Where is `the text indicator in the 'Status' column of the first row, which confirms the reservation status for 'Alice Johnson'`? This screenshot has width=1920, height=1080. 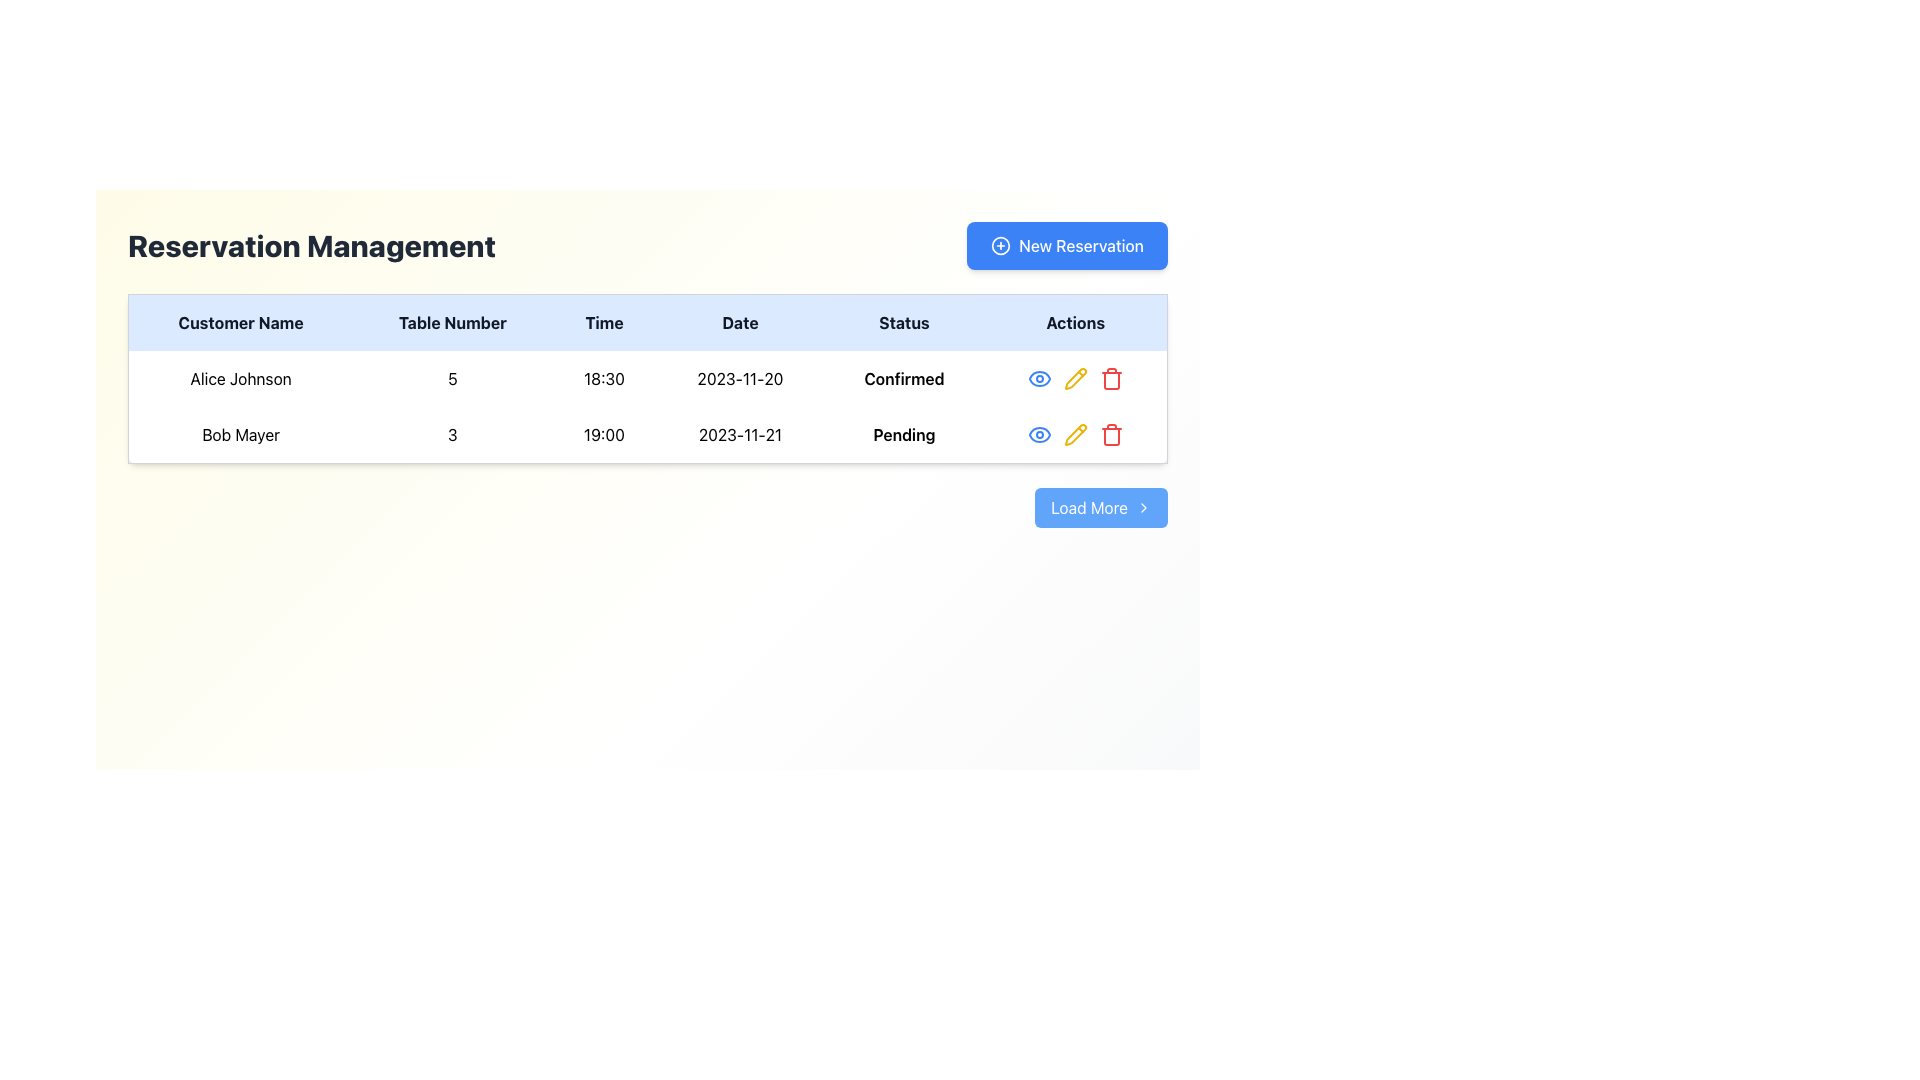
the text indicator in the 'Status' column of the first row, which confirms the reservation status for 'Alice Johnson' is located at coordinates (903, 378).